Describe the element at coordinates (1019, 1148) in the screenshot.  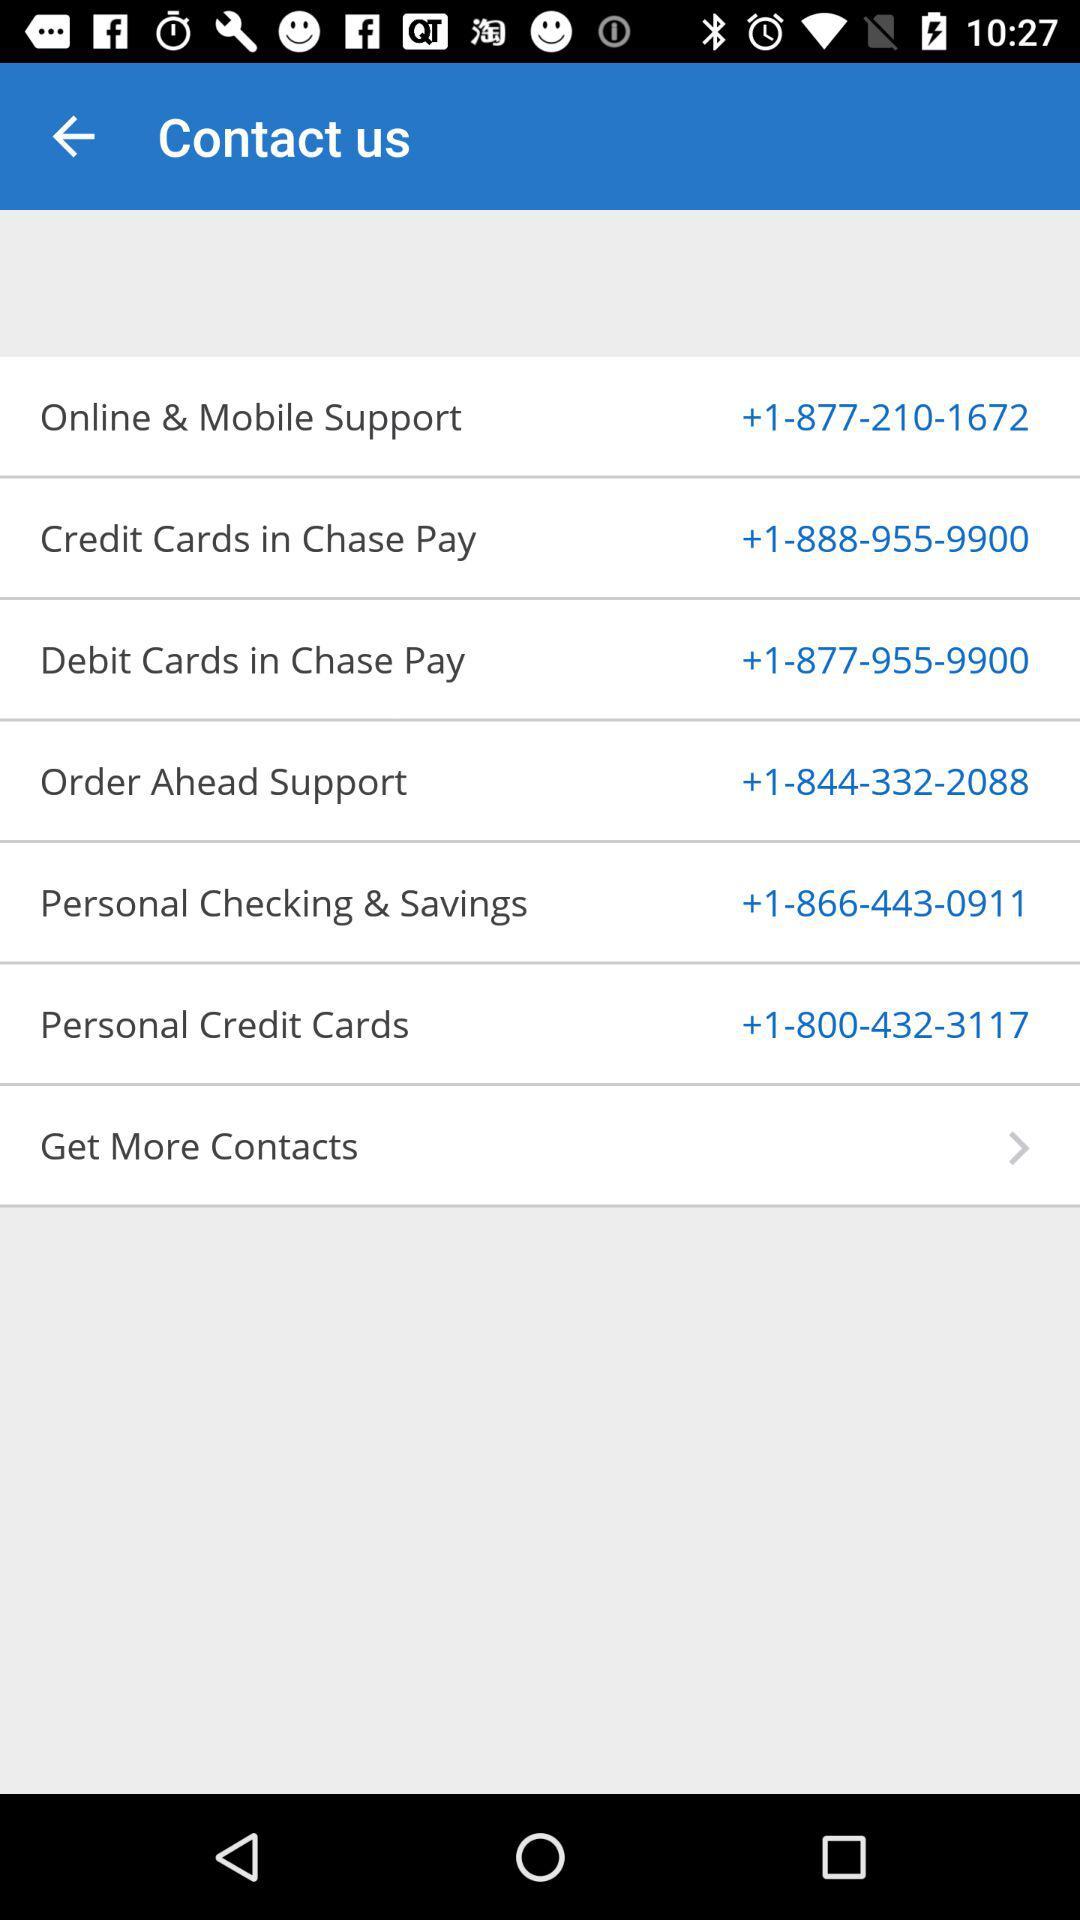
I see `app to the right of the get more contacts icon` at that location.